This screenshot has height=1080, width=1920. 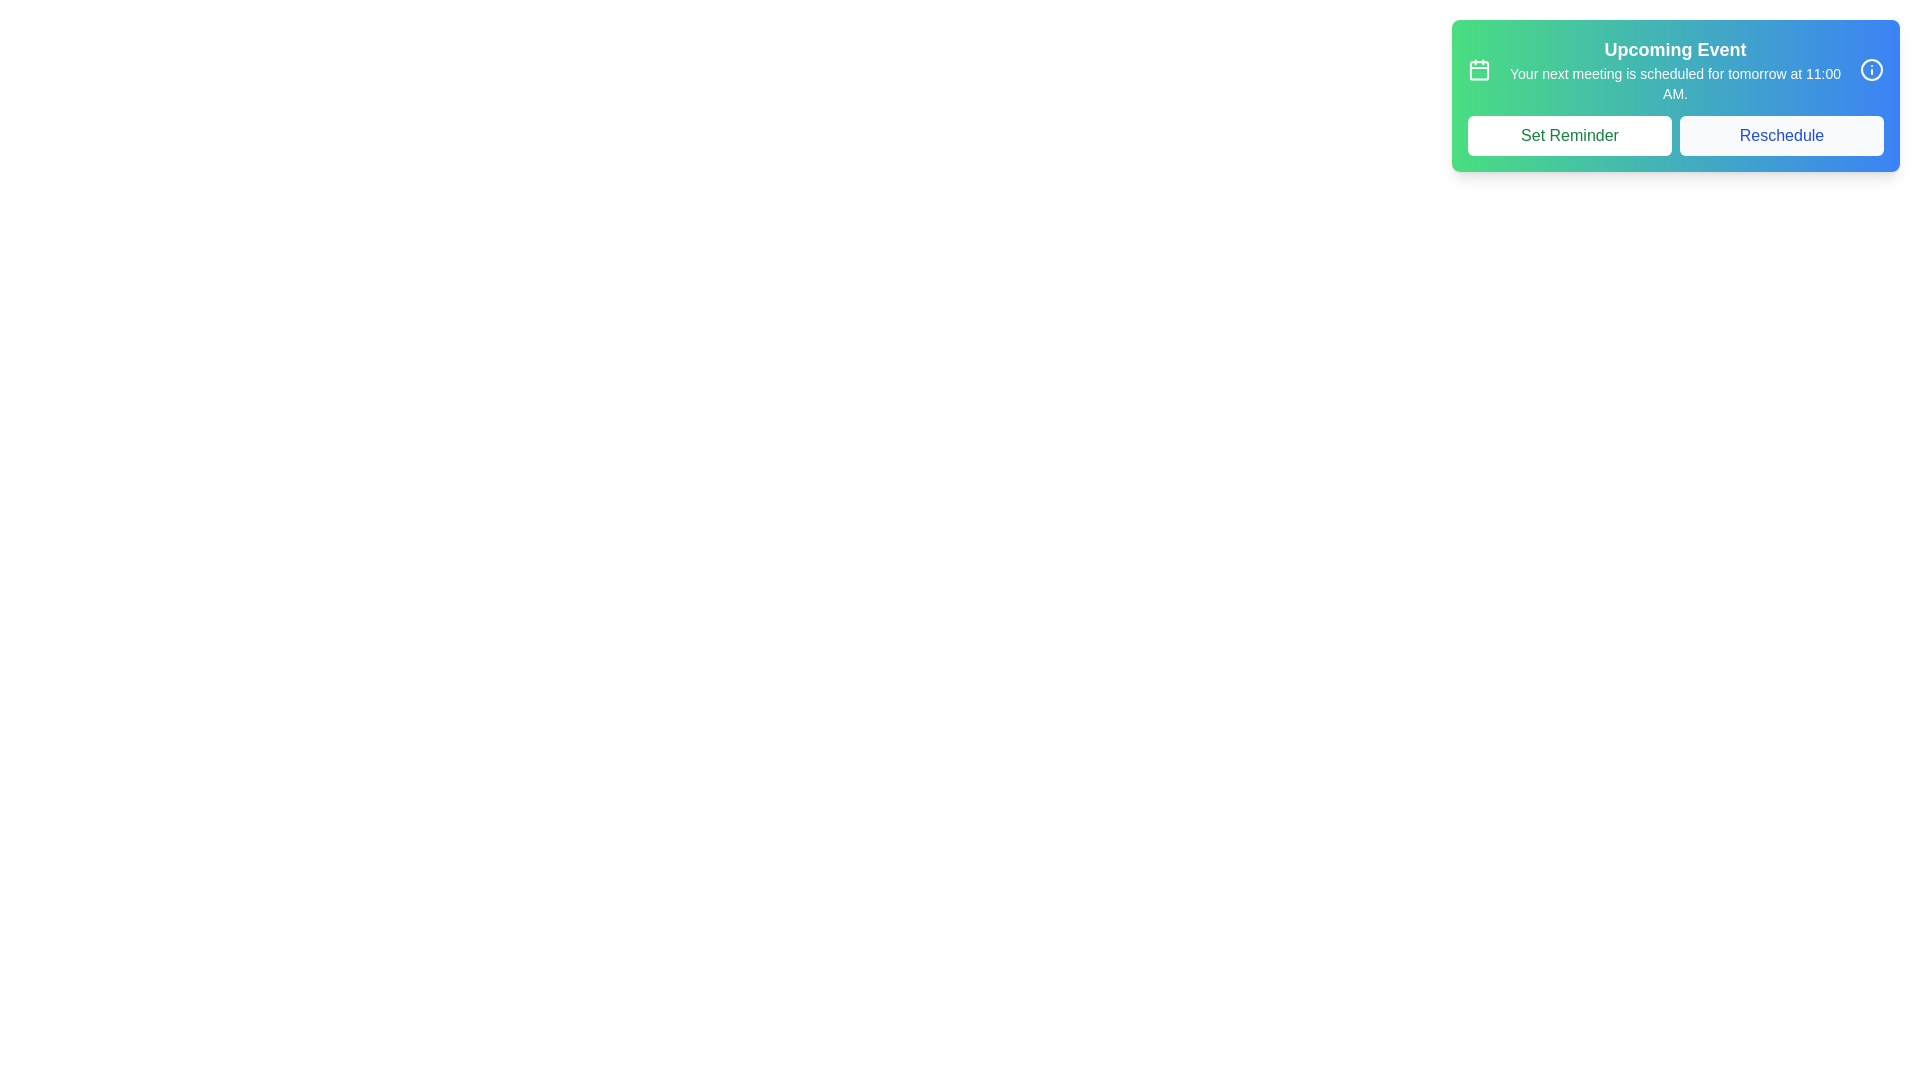 What do you see at coordinates (1871, 68) in the screenshot?
I see `the close button of the snackbar to dismiss it` at bounding box center [1871, 68].